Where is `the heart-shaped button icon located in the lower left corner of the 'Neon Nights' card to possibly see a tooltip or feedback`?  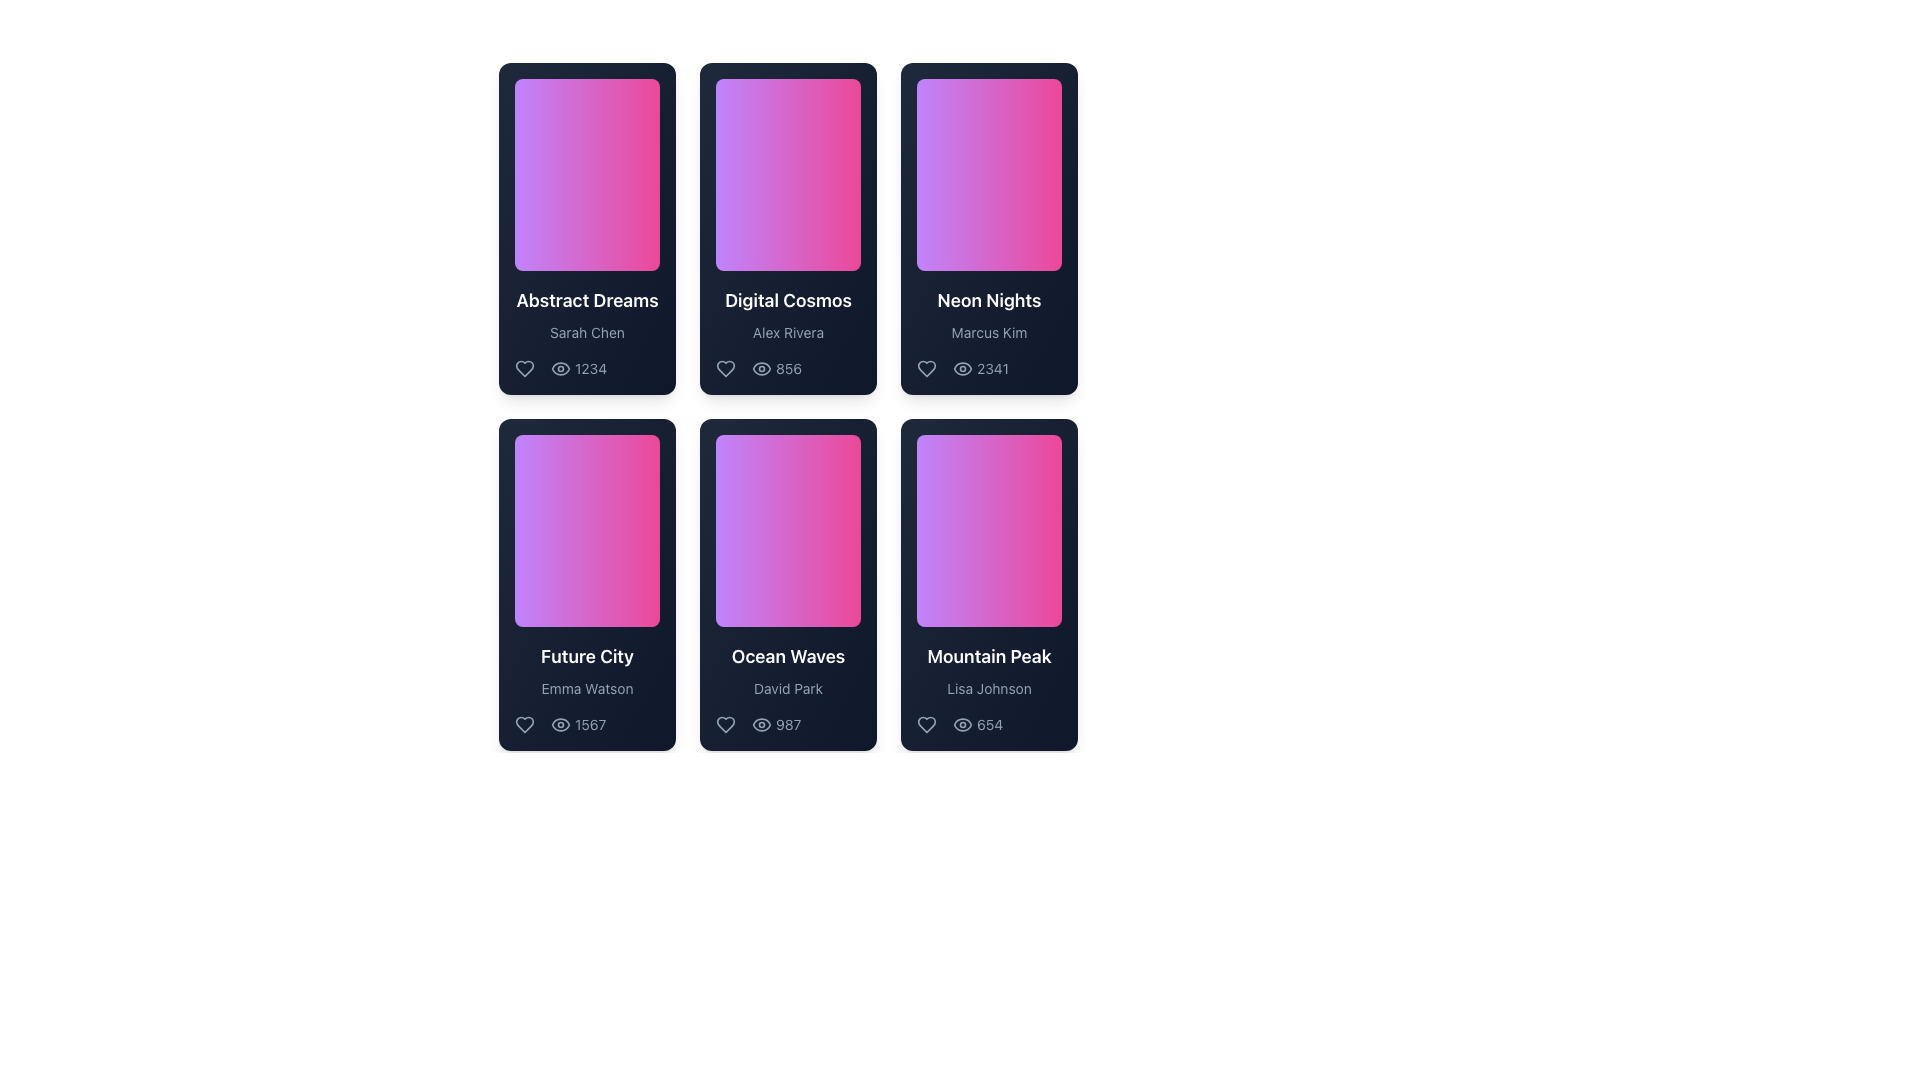
the heart-shaped button icon located in the lower left corner of the 'Neon Nights' card to possibly see a tooltip or feedback is located at coordinates (925, 369).